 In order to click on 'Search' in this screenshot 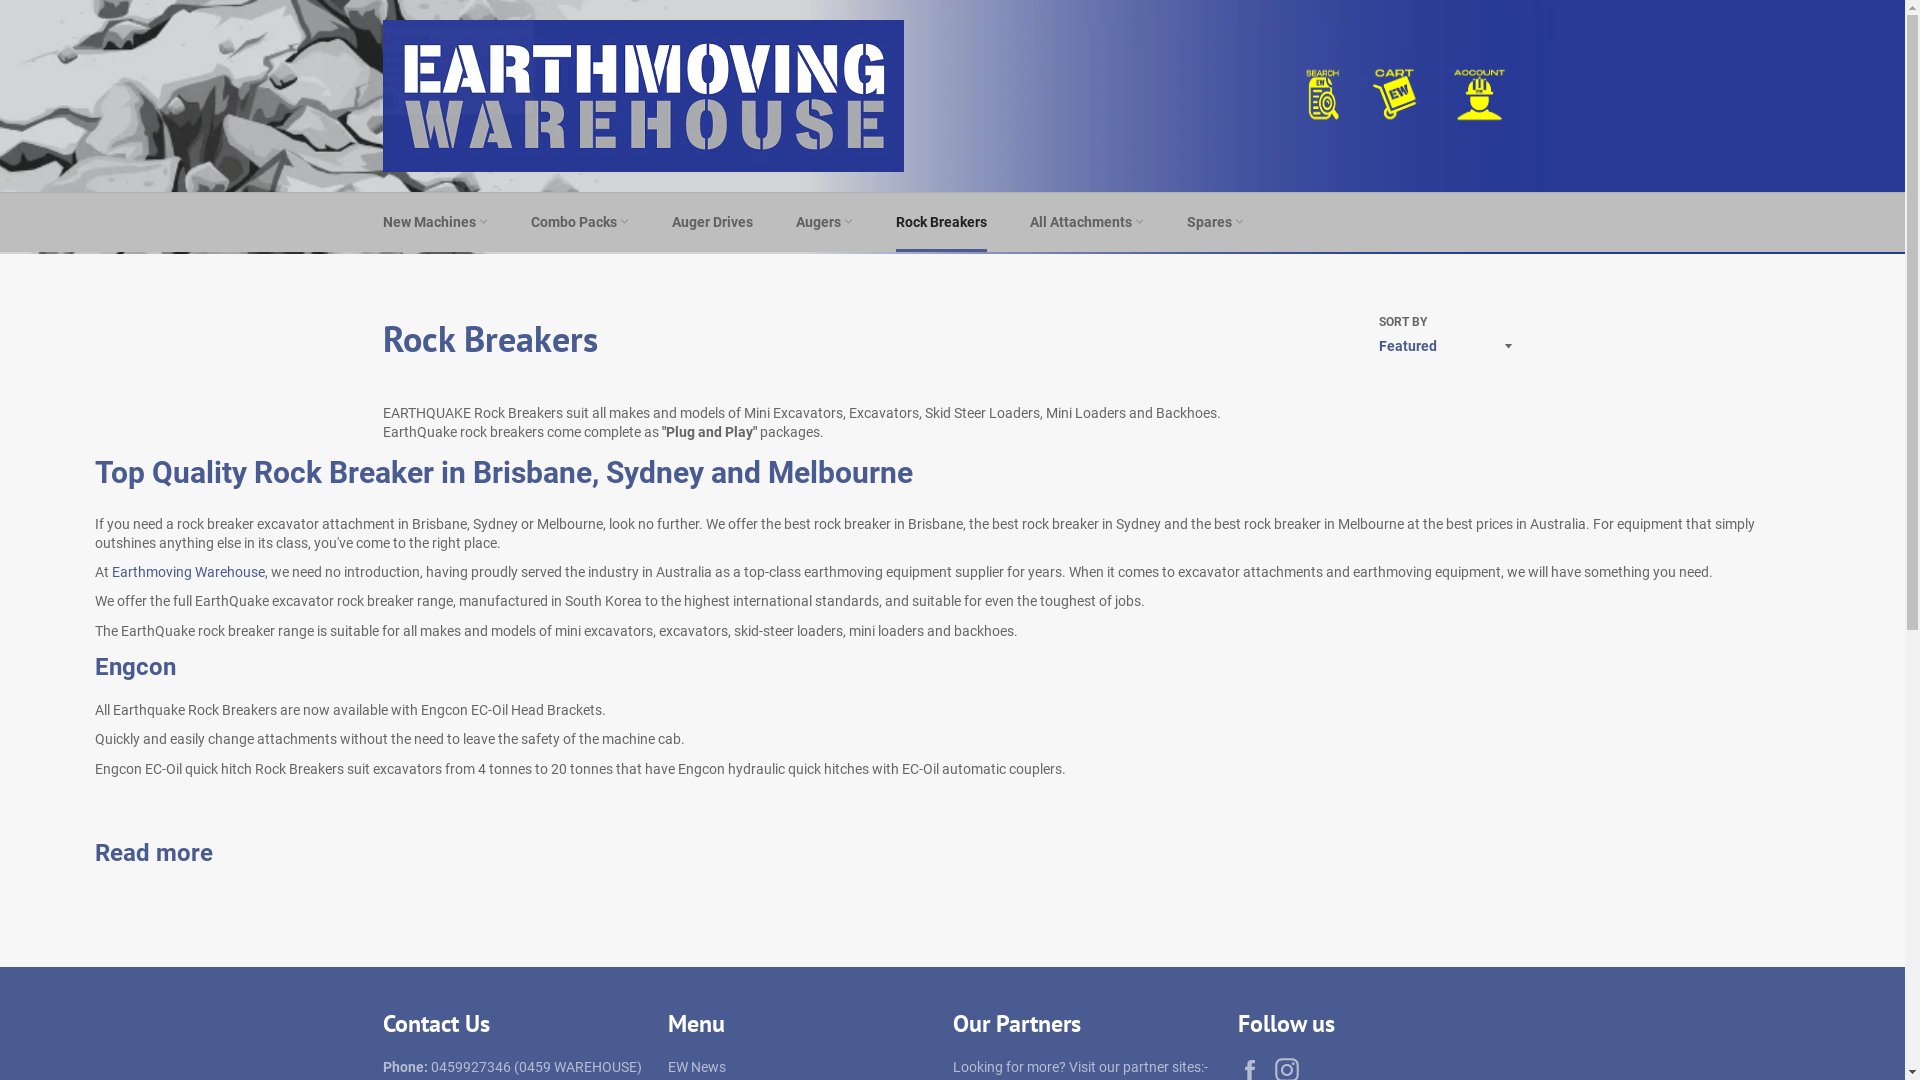, I will do `click(1319, 96)`.